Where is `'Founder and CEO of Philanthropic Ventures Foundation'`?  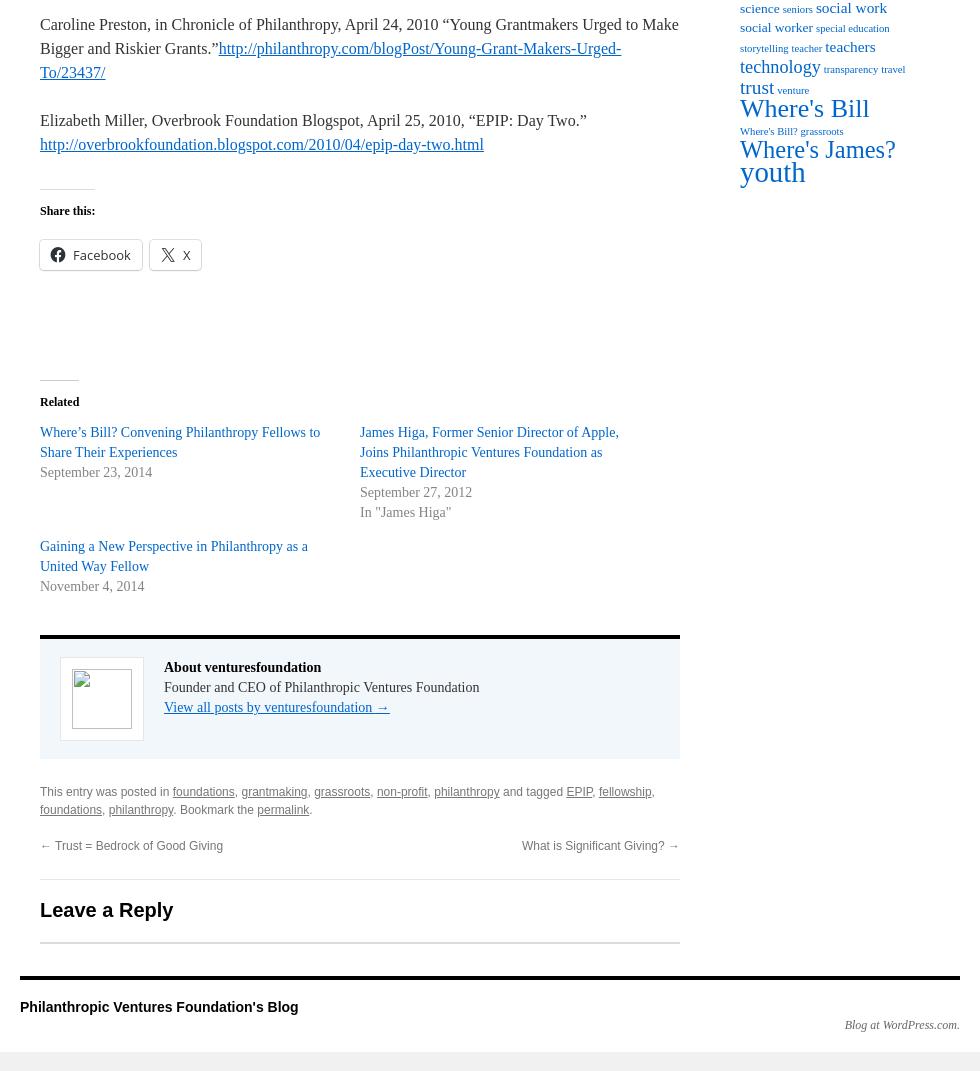
'Founder and CEO of Philanthropic Ventures Foundation' is located at coordinates (321, 686).